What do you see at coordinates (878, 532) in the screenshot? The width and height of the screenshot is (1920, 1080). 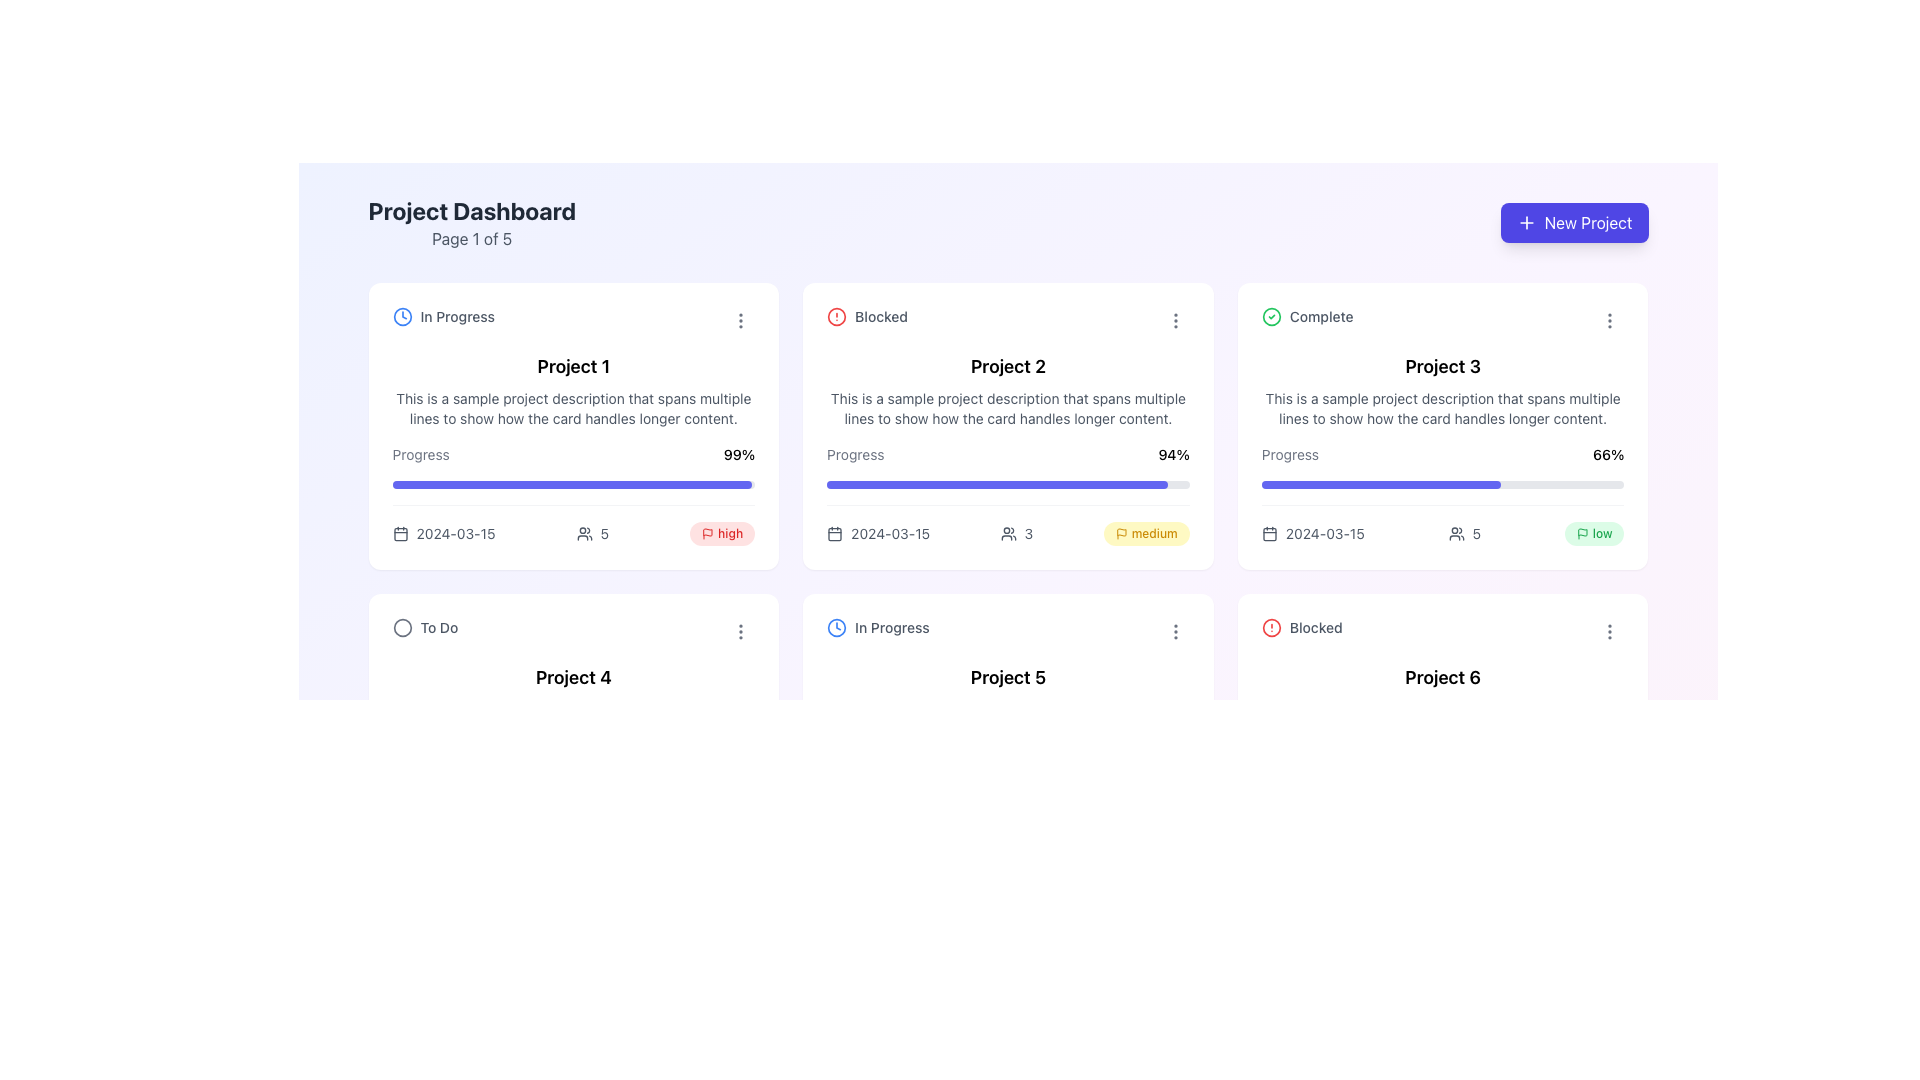 I see `the date '2024-03-15' displayed in the bottom-left section of the 'Project 2' card, which includes a calendar icon` at bounding box center [878, 532].